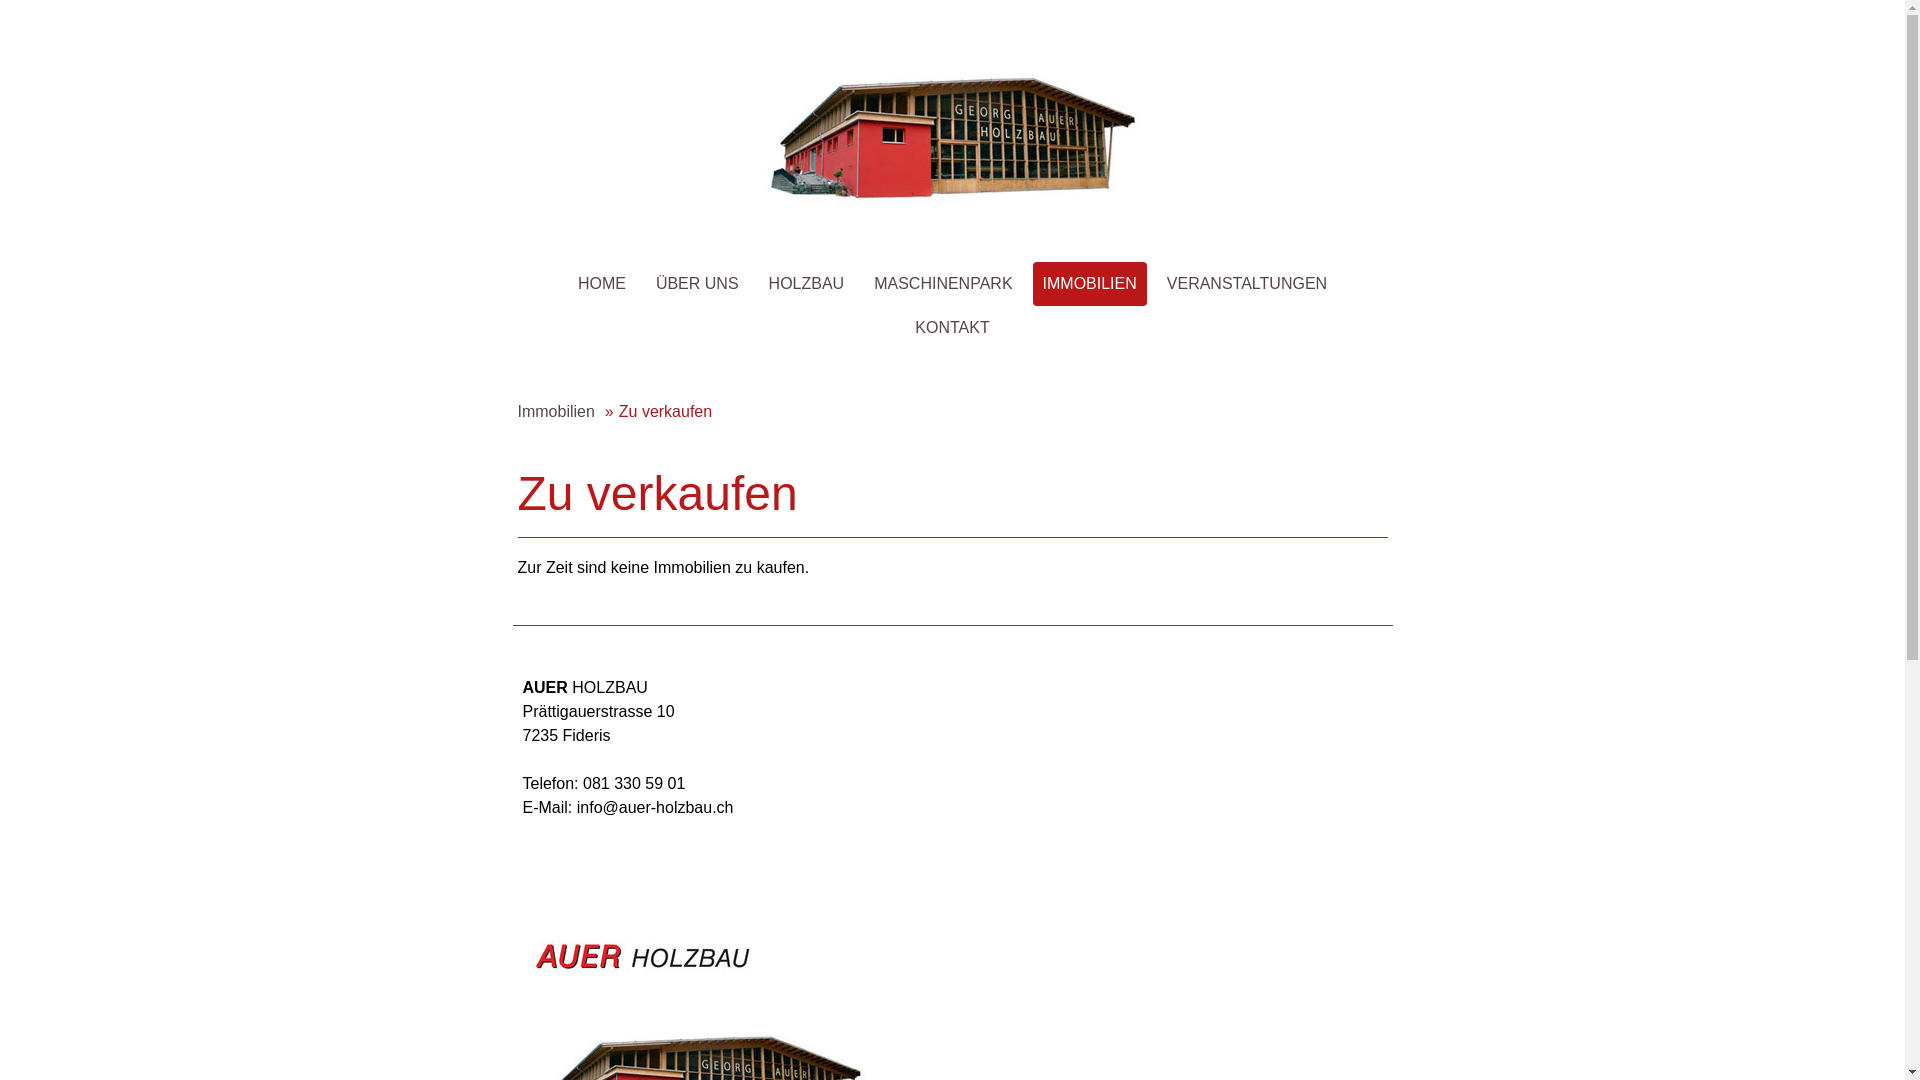  What do you see at coordinates (600, 284) in the screenshot?
I see `'HOME'` at bounding box center [600, 284].